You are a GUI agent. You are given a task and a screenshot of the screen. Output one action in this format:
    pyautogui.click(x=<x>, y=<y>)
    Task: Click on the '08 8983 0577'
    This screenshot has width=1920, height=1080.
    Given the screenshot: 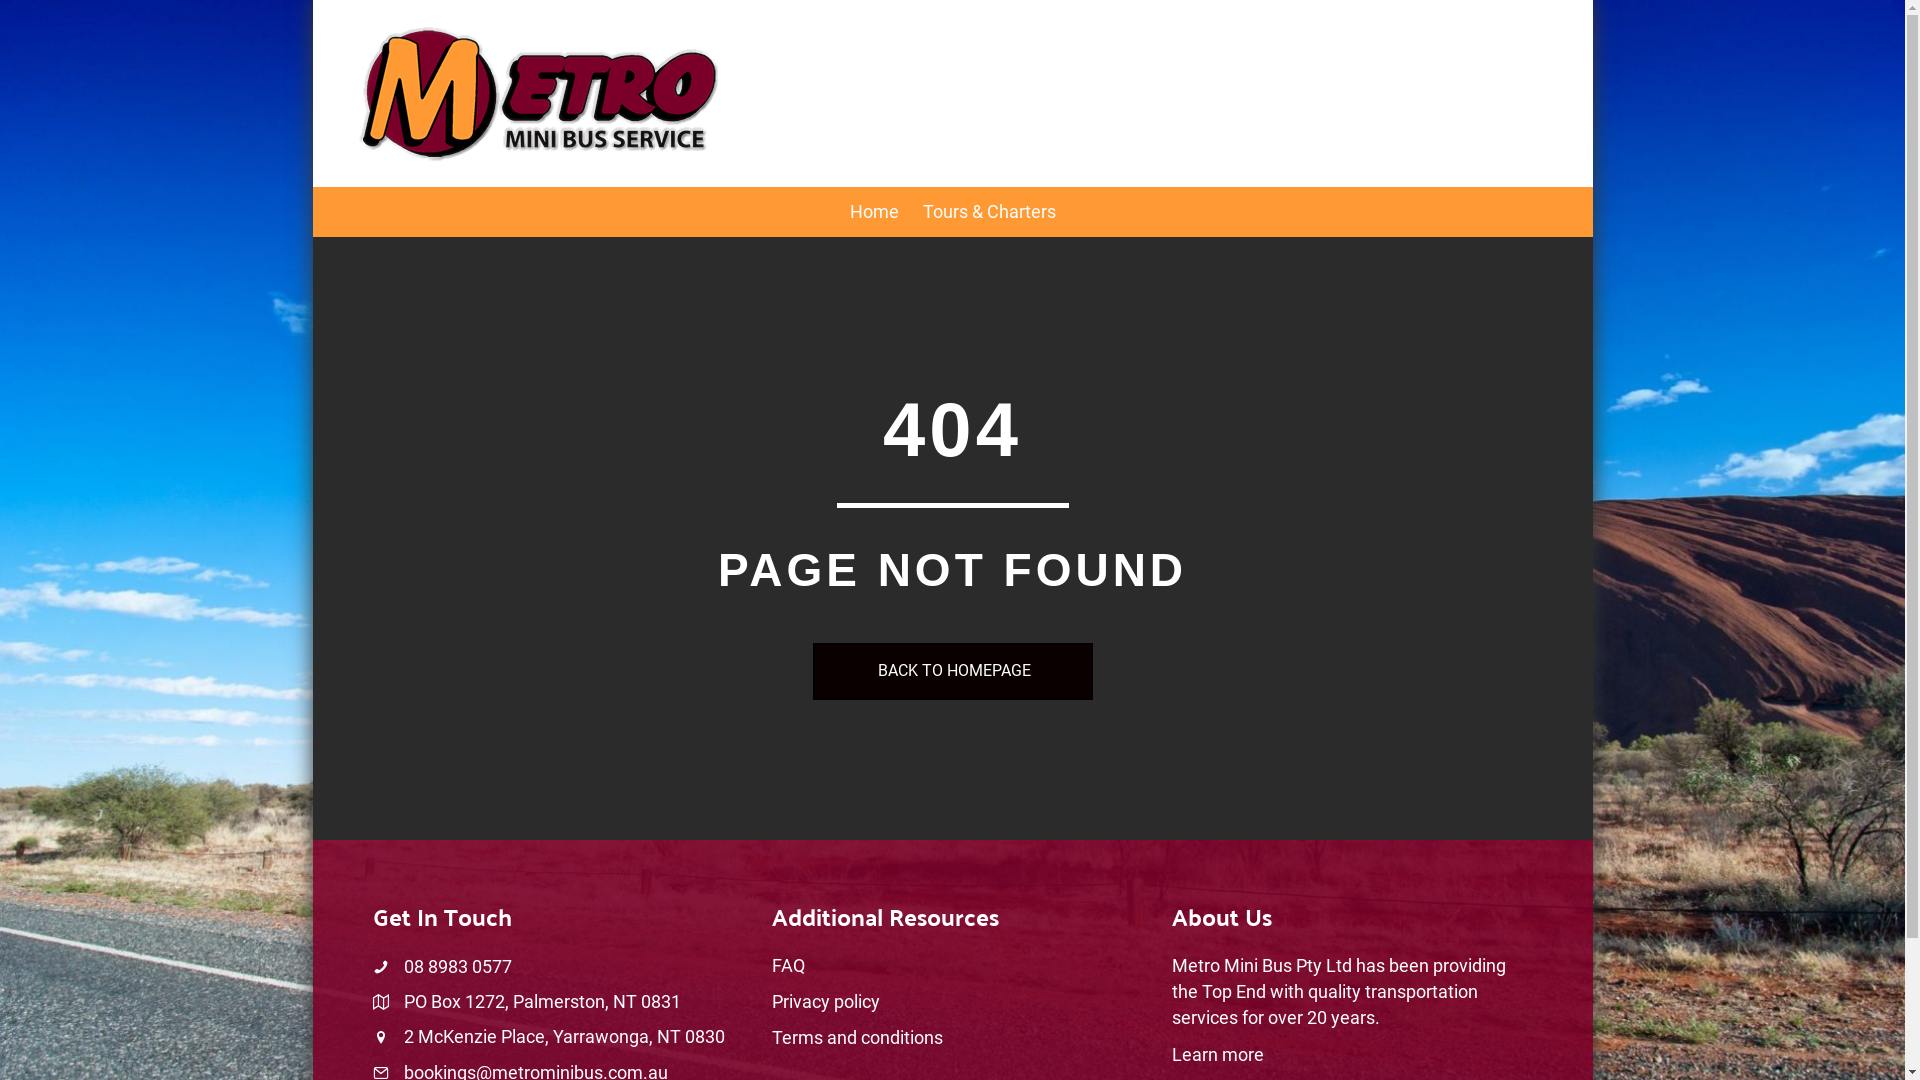 What is the action you would take?
    pyautogui.click(x=402, y=965)
    